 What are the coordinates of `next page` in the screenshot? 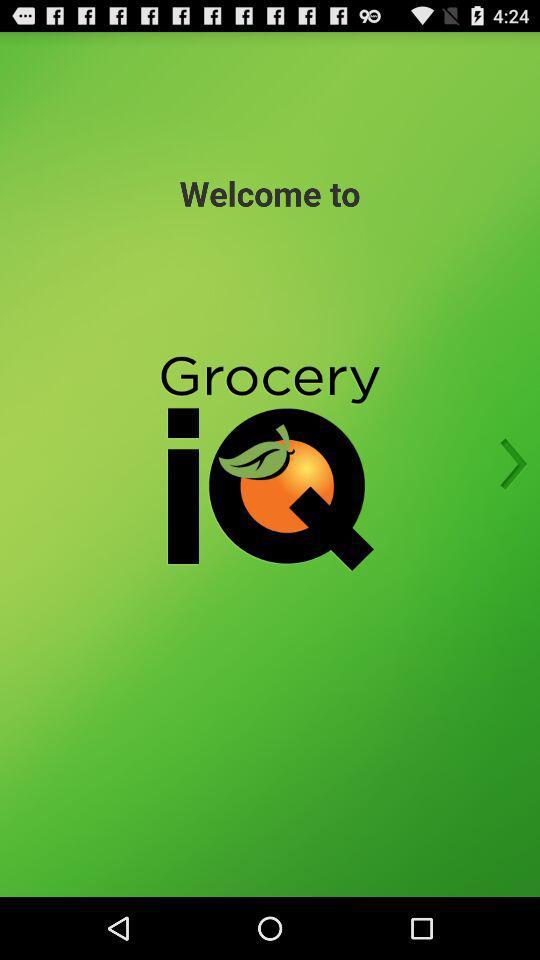 It's located at (507, 464).